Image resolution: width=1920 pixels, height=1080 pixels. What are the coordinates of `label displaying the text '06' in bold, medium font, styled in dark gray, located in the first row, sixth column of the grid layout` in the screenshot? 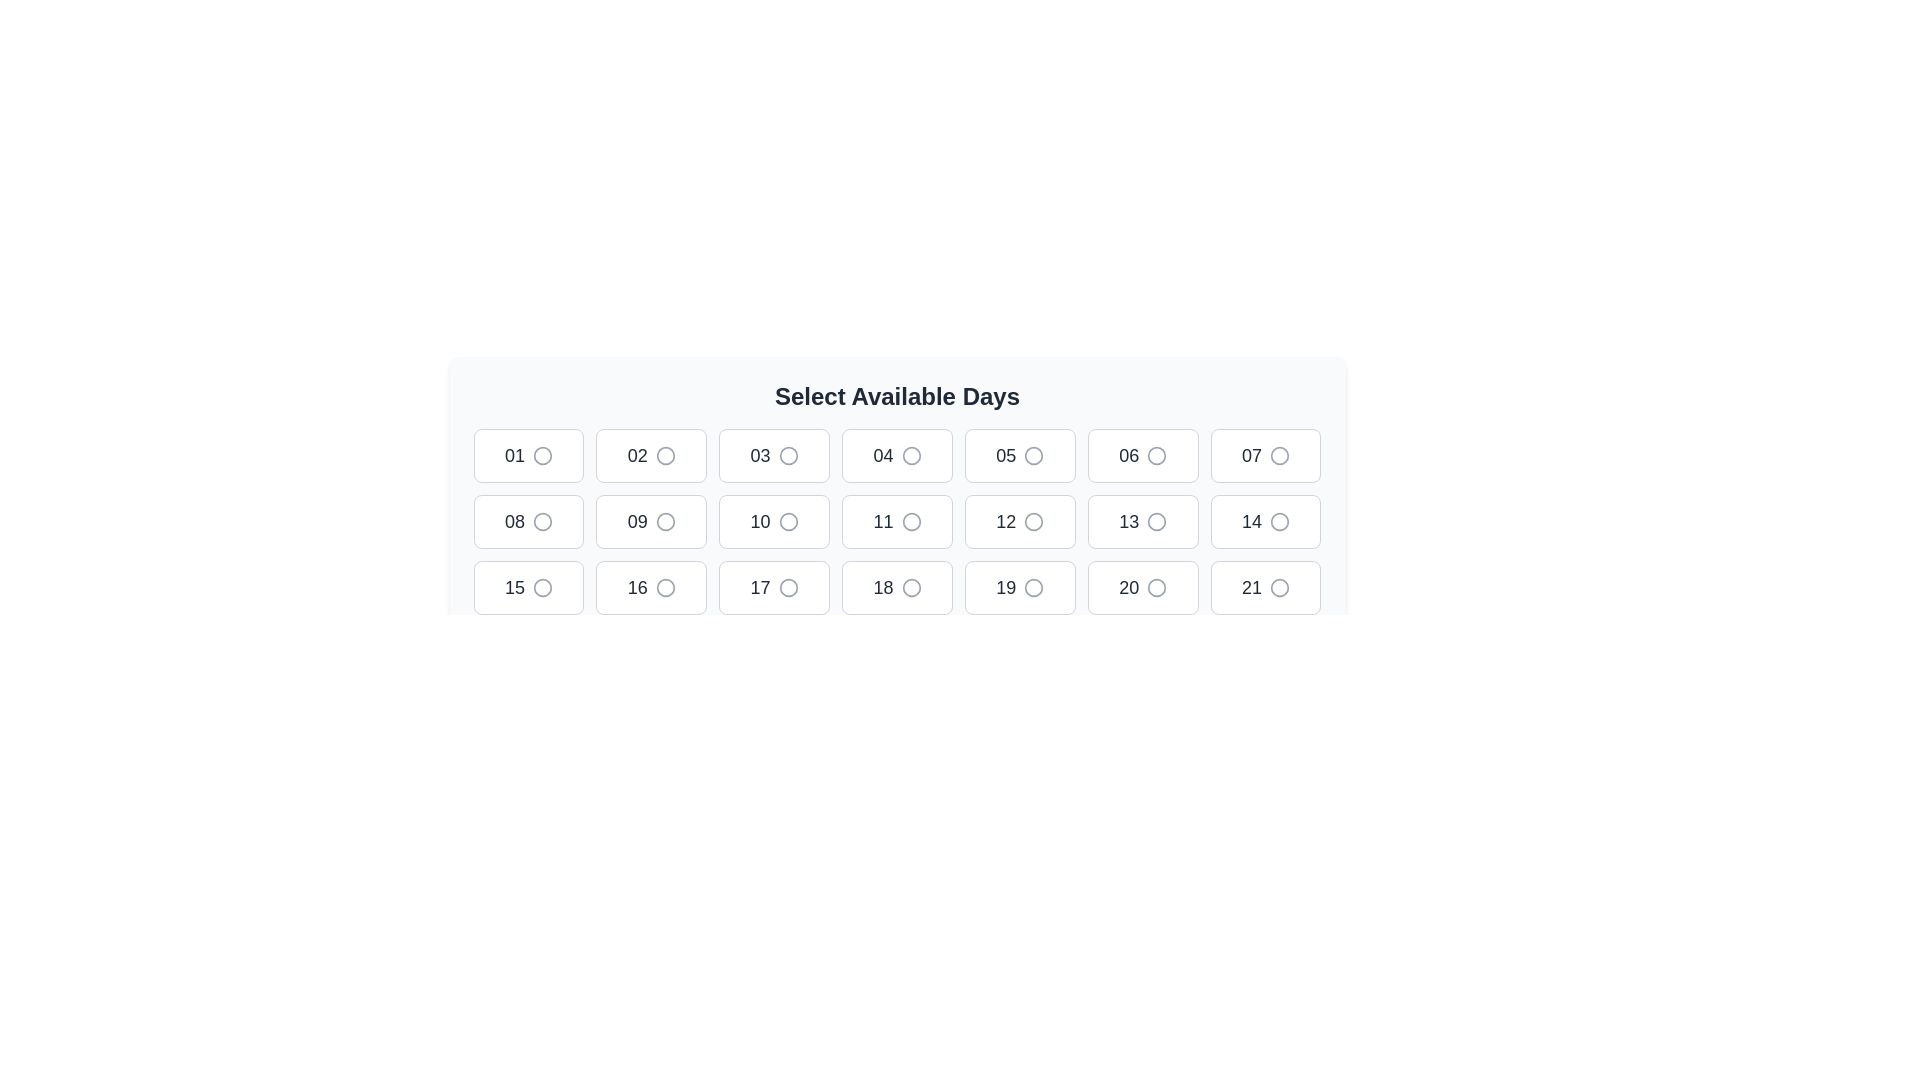 It's located at (1129, 455).